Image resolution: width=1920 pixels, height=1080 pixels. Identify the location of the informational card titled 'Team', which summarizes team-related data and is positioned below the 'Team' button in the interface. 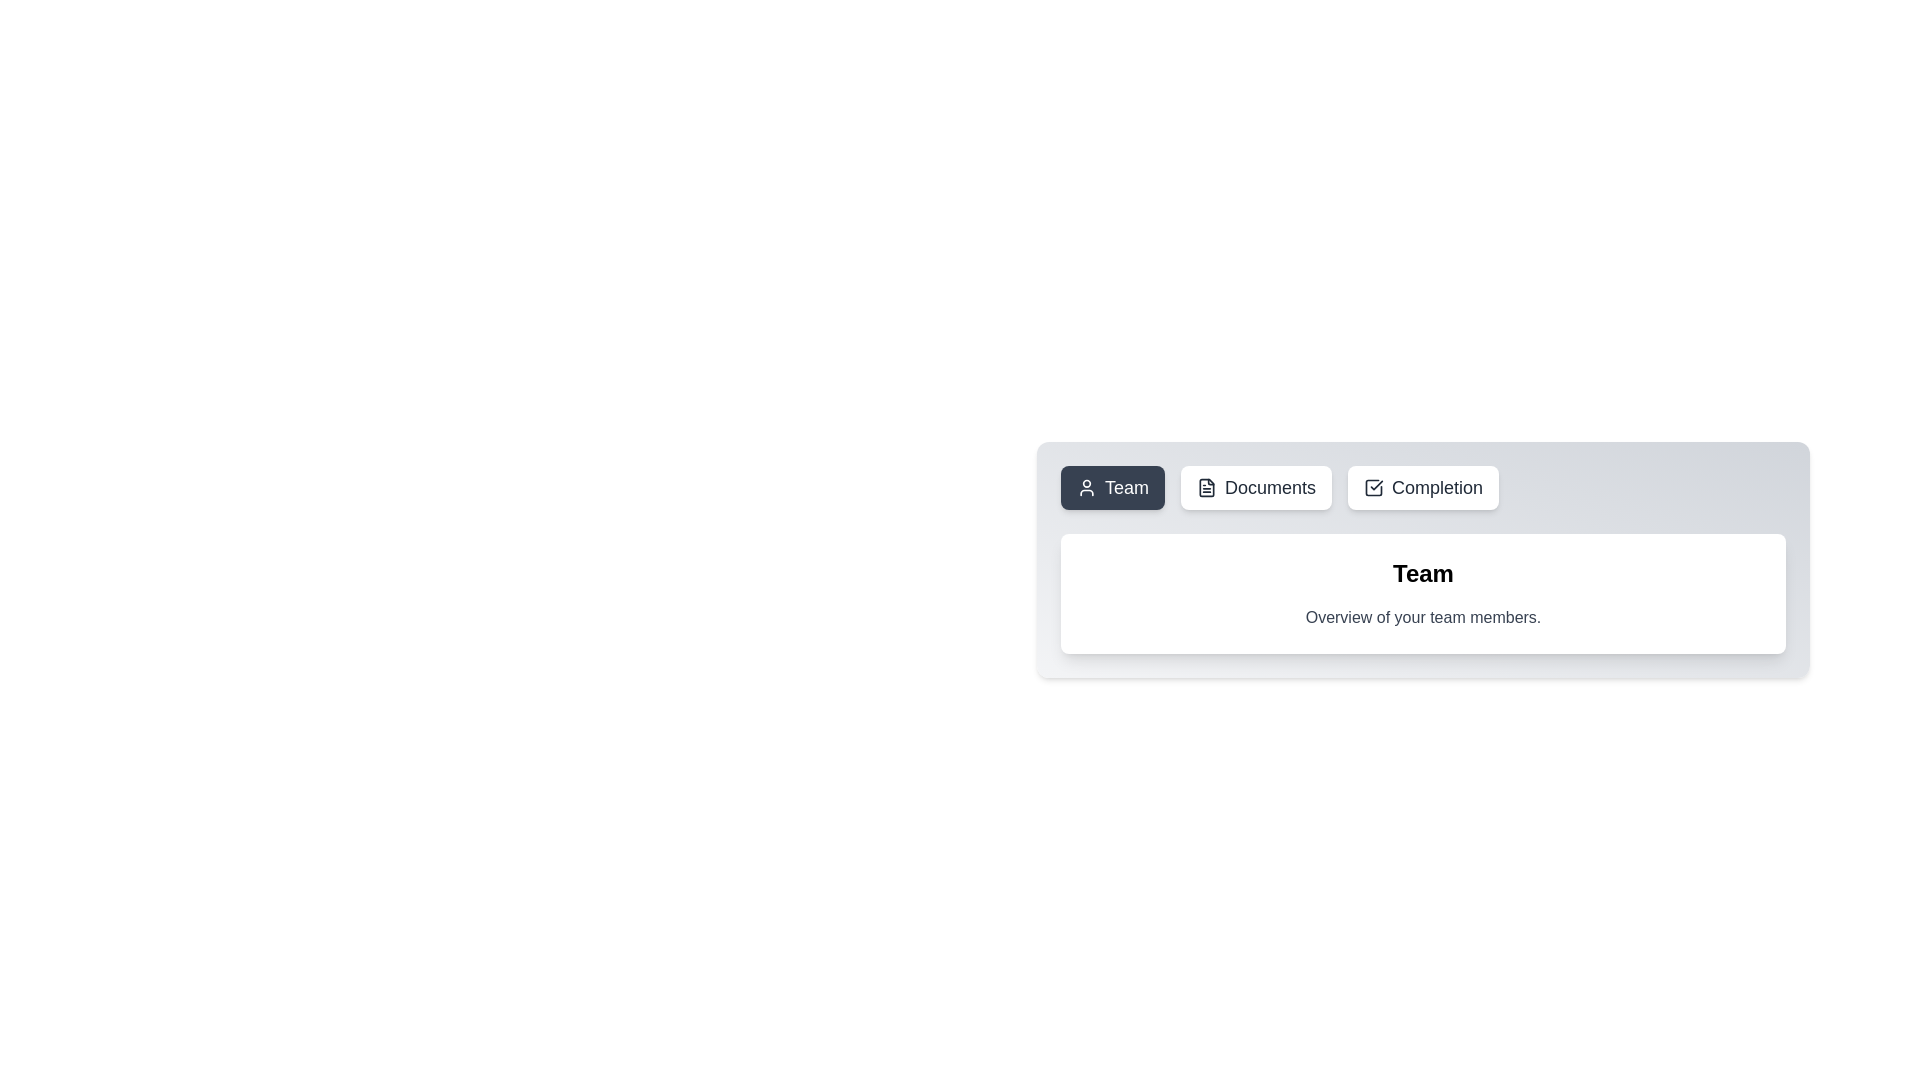
(1422, 593).